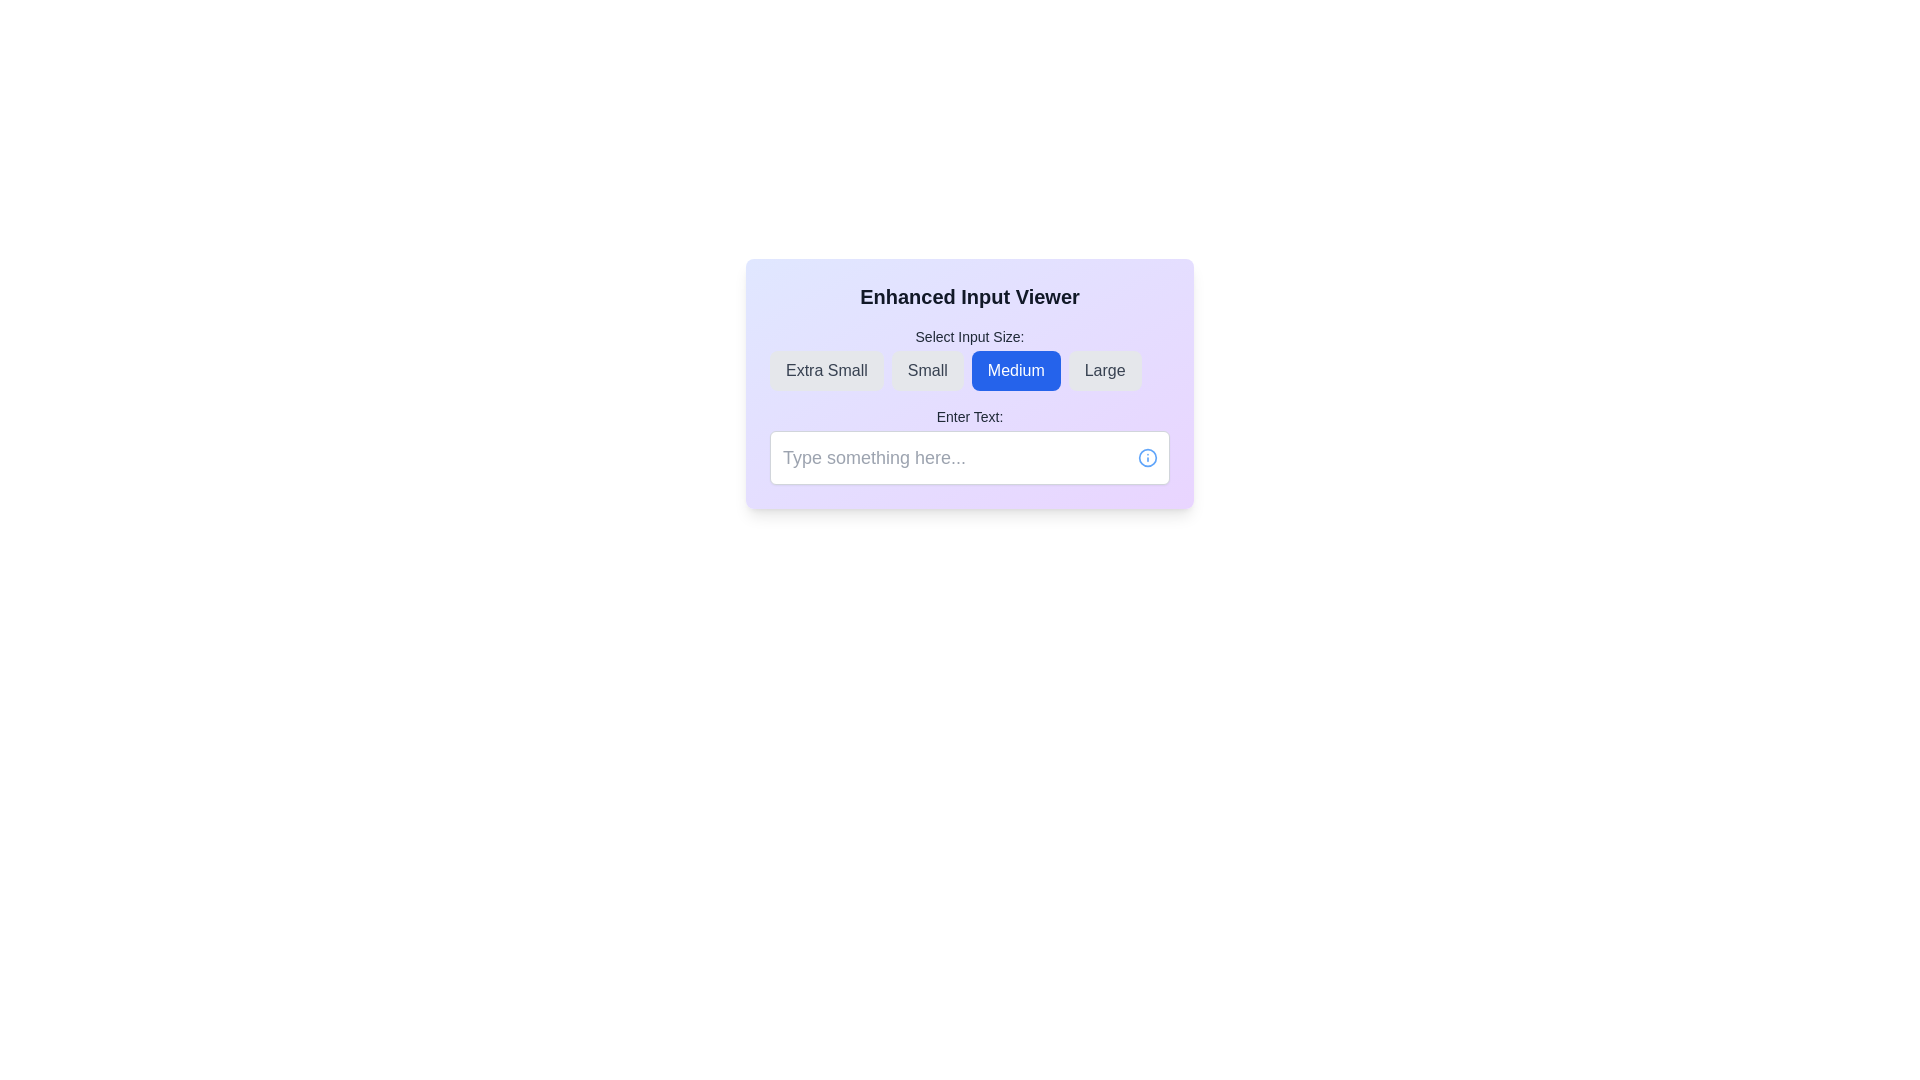 This screenshot has width=1920, height=1080. Describe the element at coordinates (969, 357) in the screenshot. I see `the 'Medium' button in the grouped button selector labeled 'Select Input Size:'` at that location.